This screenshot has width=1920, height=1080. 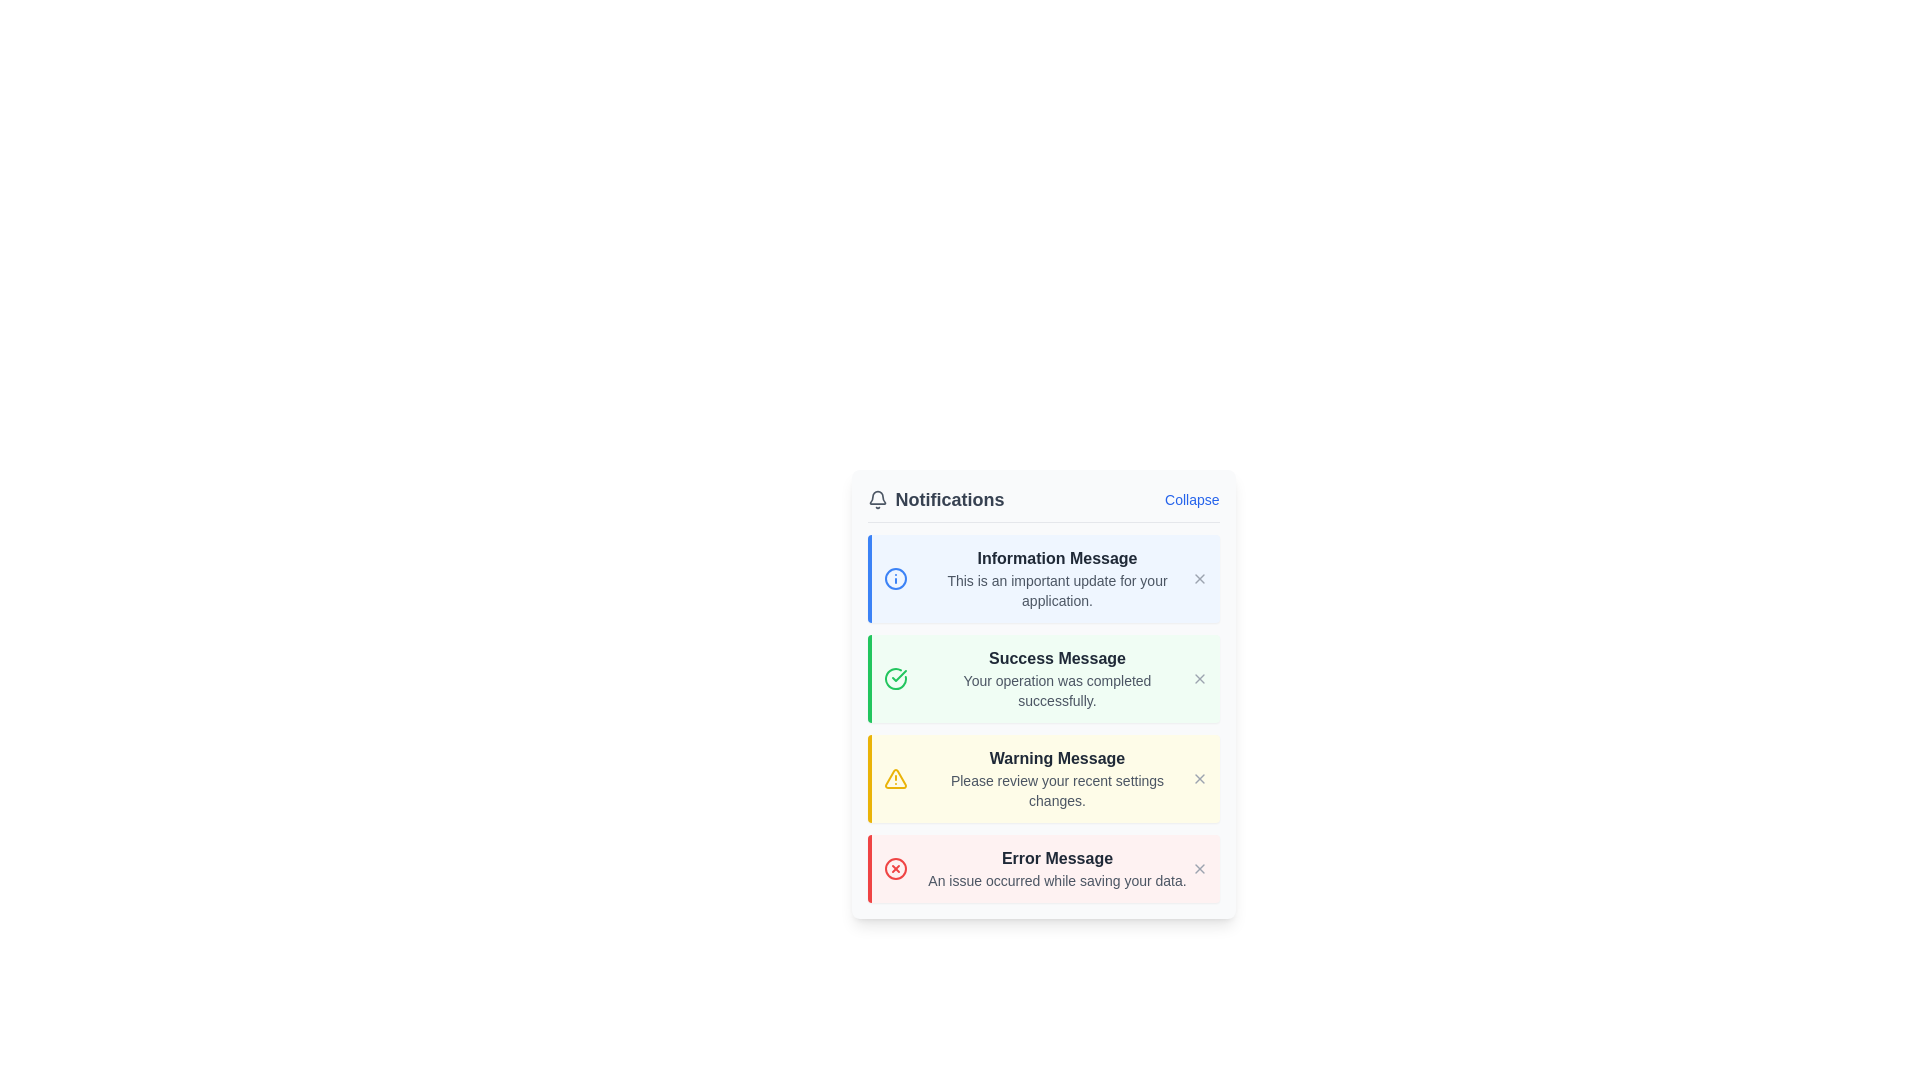 I want to click on the 'Information Message' text label, which is styled in bold dark gray and located at the top of the first notification card with a light blue background, so click(x=1056, y=559).